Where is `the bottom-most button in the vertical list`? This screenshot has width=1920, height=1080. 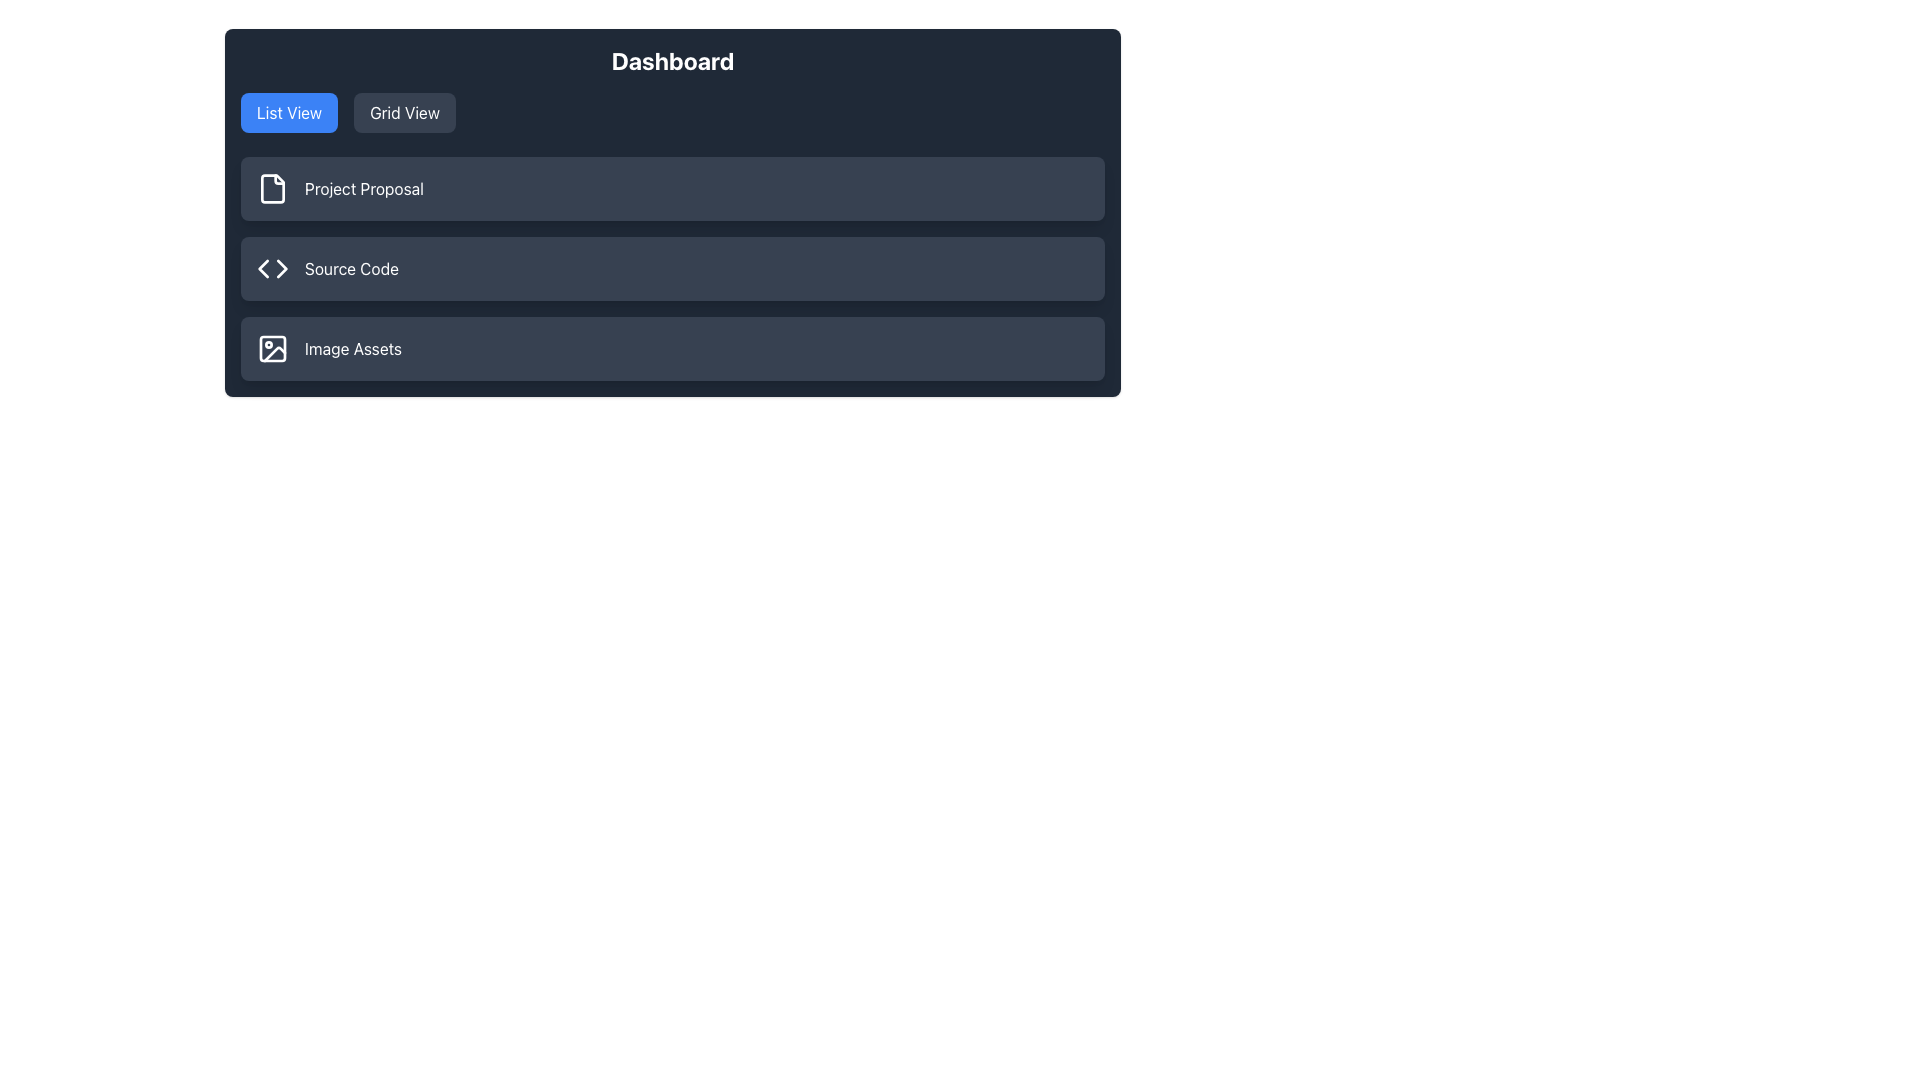 the bottom-most button in the vertical list is located at coordinates (672, 347).